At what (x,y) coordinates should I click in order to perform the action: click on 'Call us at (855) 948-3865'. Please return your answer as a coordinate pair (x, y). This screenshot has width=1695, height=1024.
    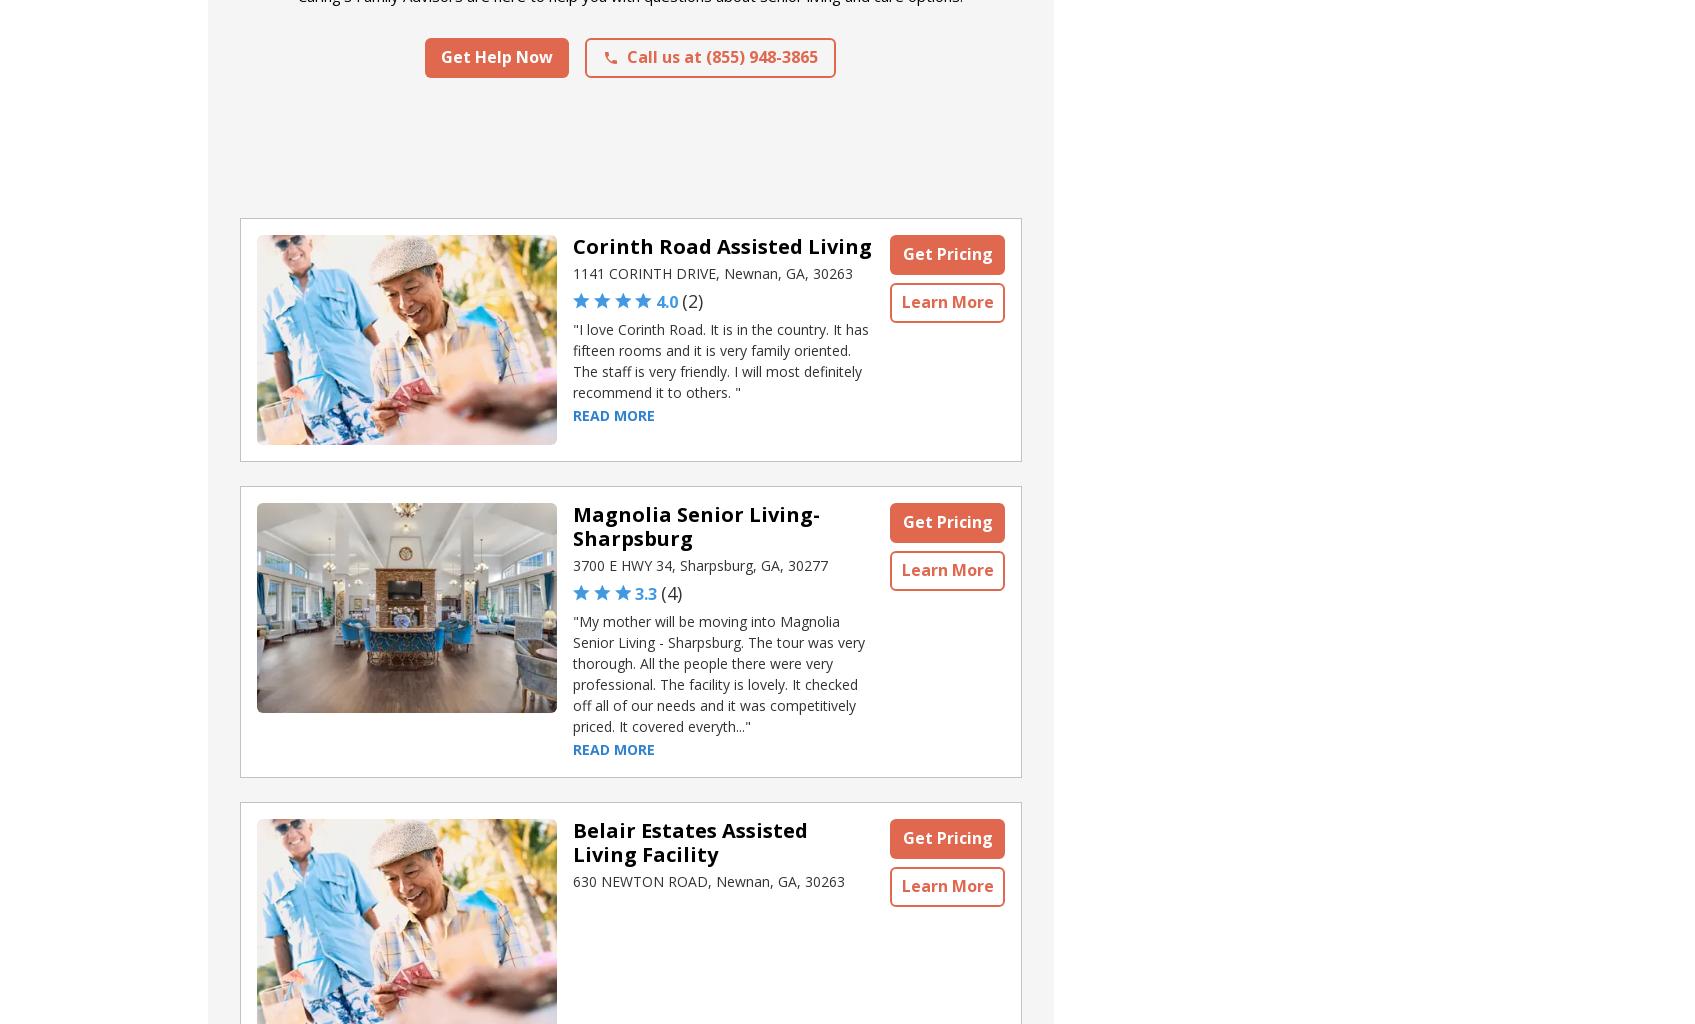
    Looking at the image, I should click on (721, 56).